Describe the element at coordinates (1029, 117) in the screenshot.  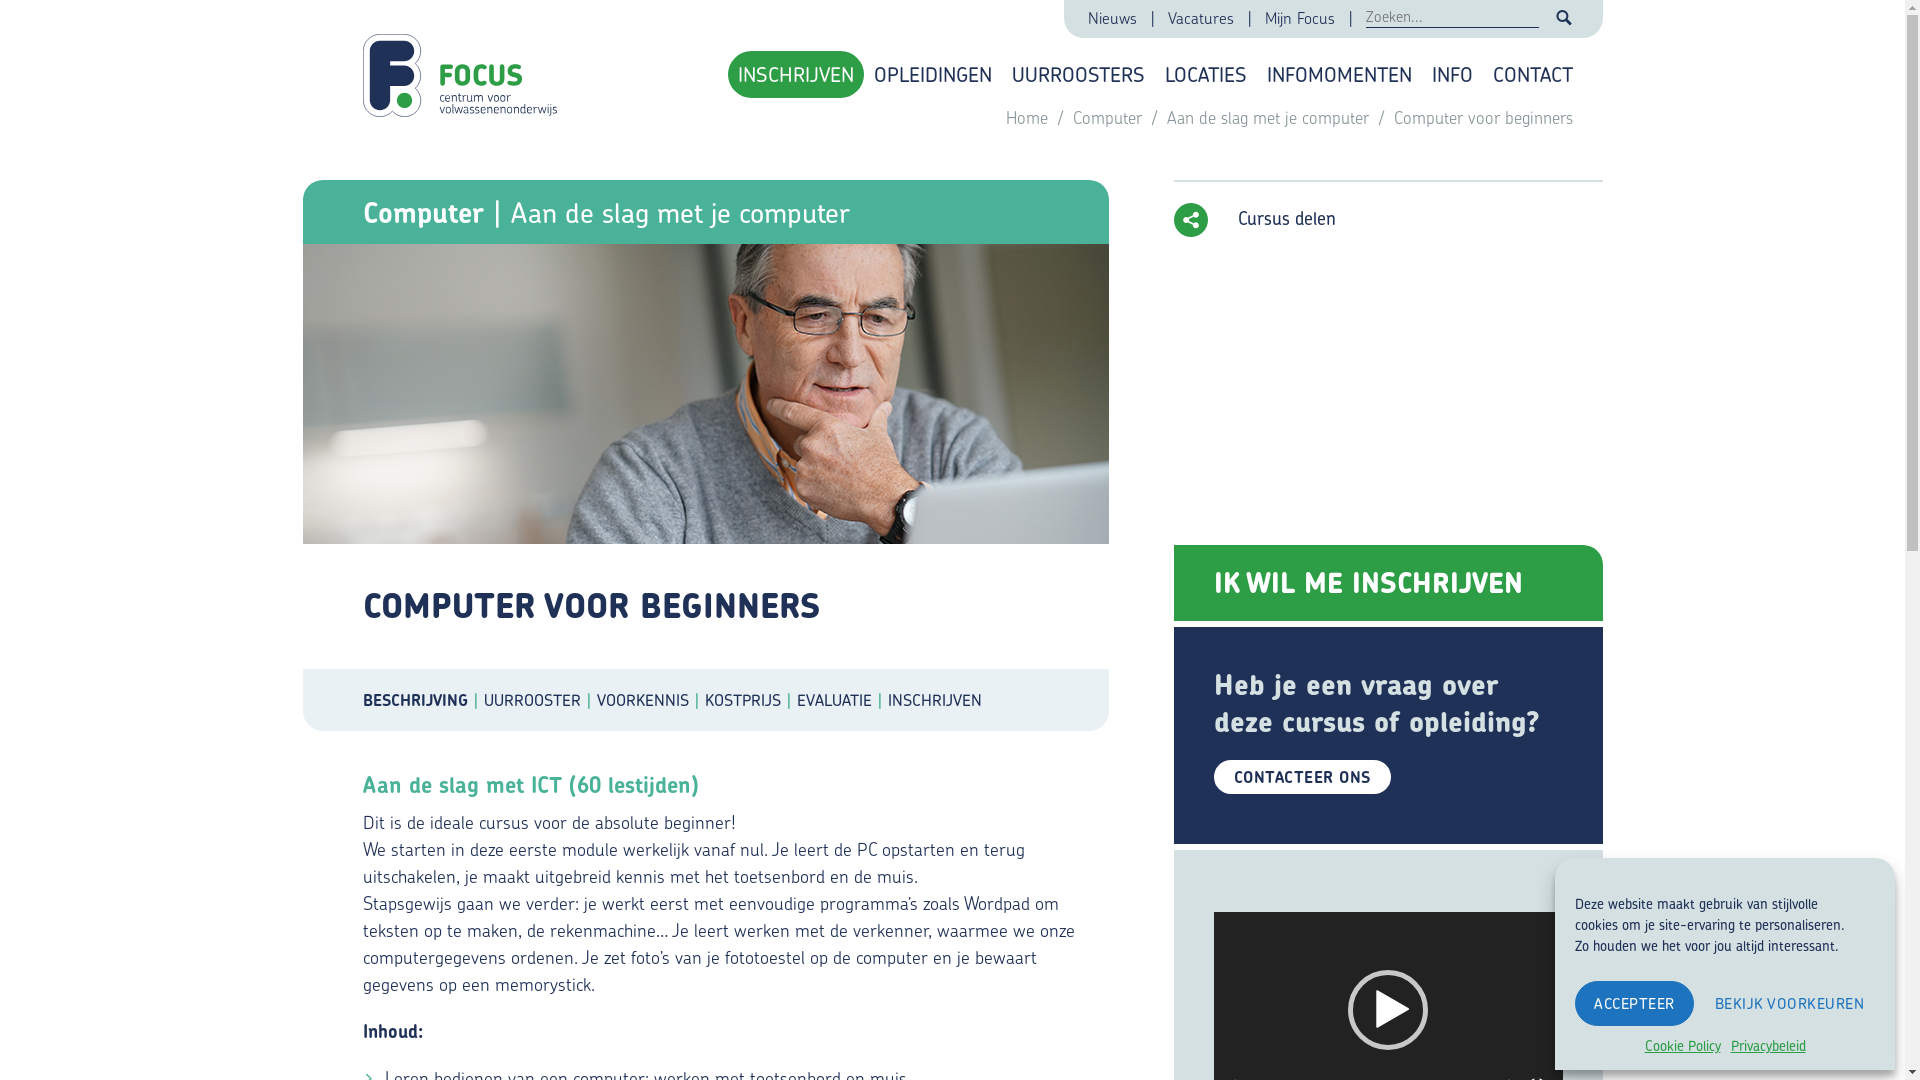
I see `'Home'` at that location.